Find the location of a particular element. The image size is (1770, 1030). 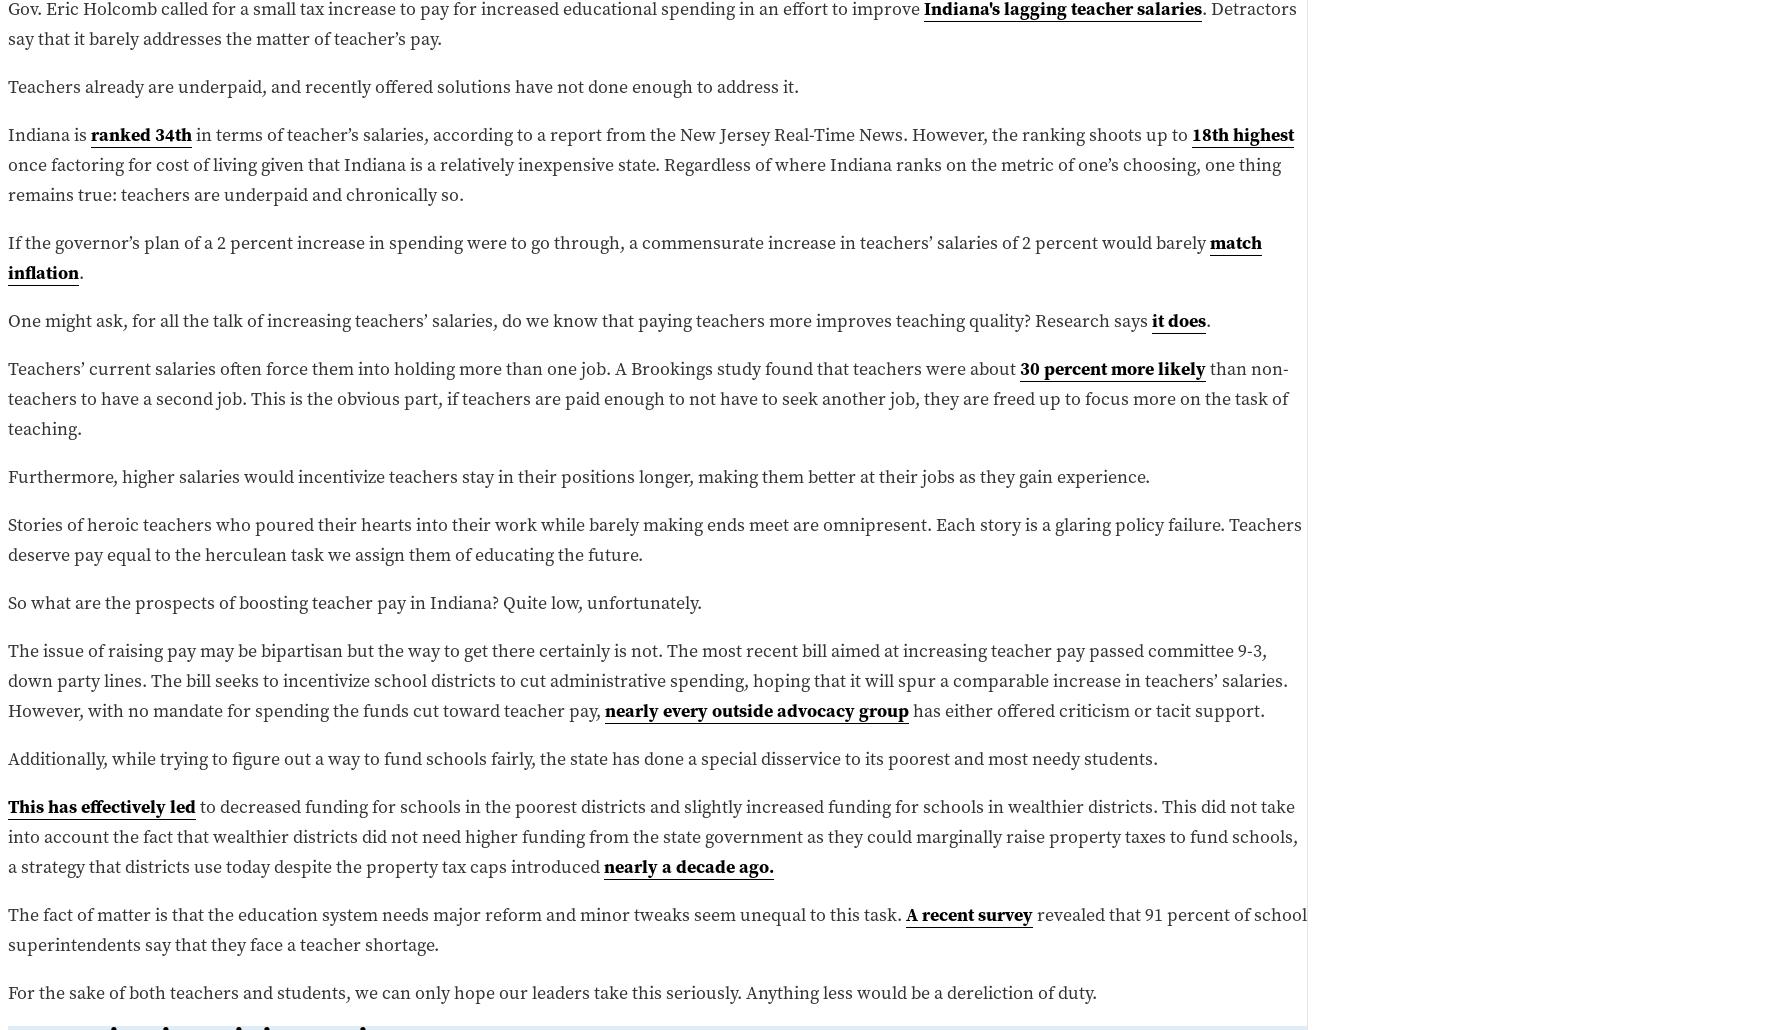

'One might ask, for all the talk of increasing teachers’ salaries, do we know that paying teachers more improves teaching quality? Research says' is located at coordinates (580, 318).